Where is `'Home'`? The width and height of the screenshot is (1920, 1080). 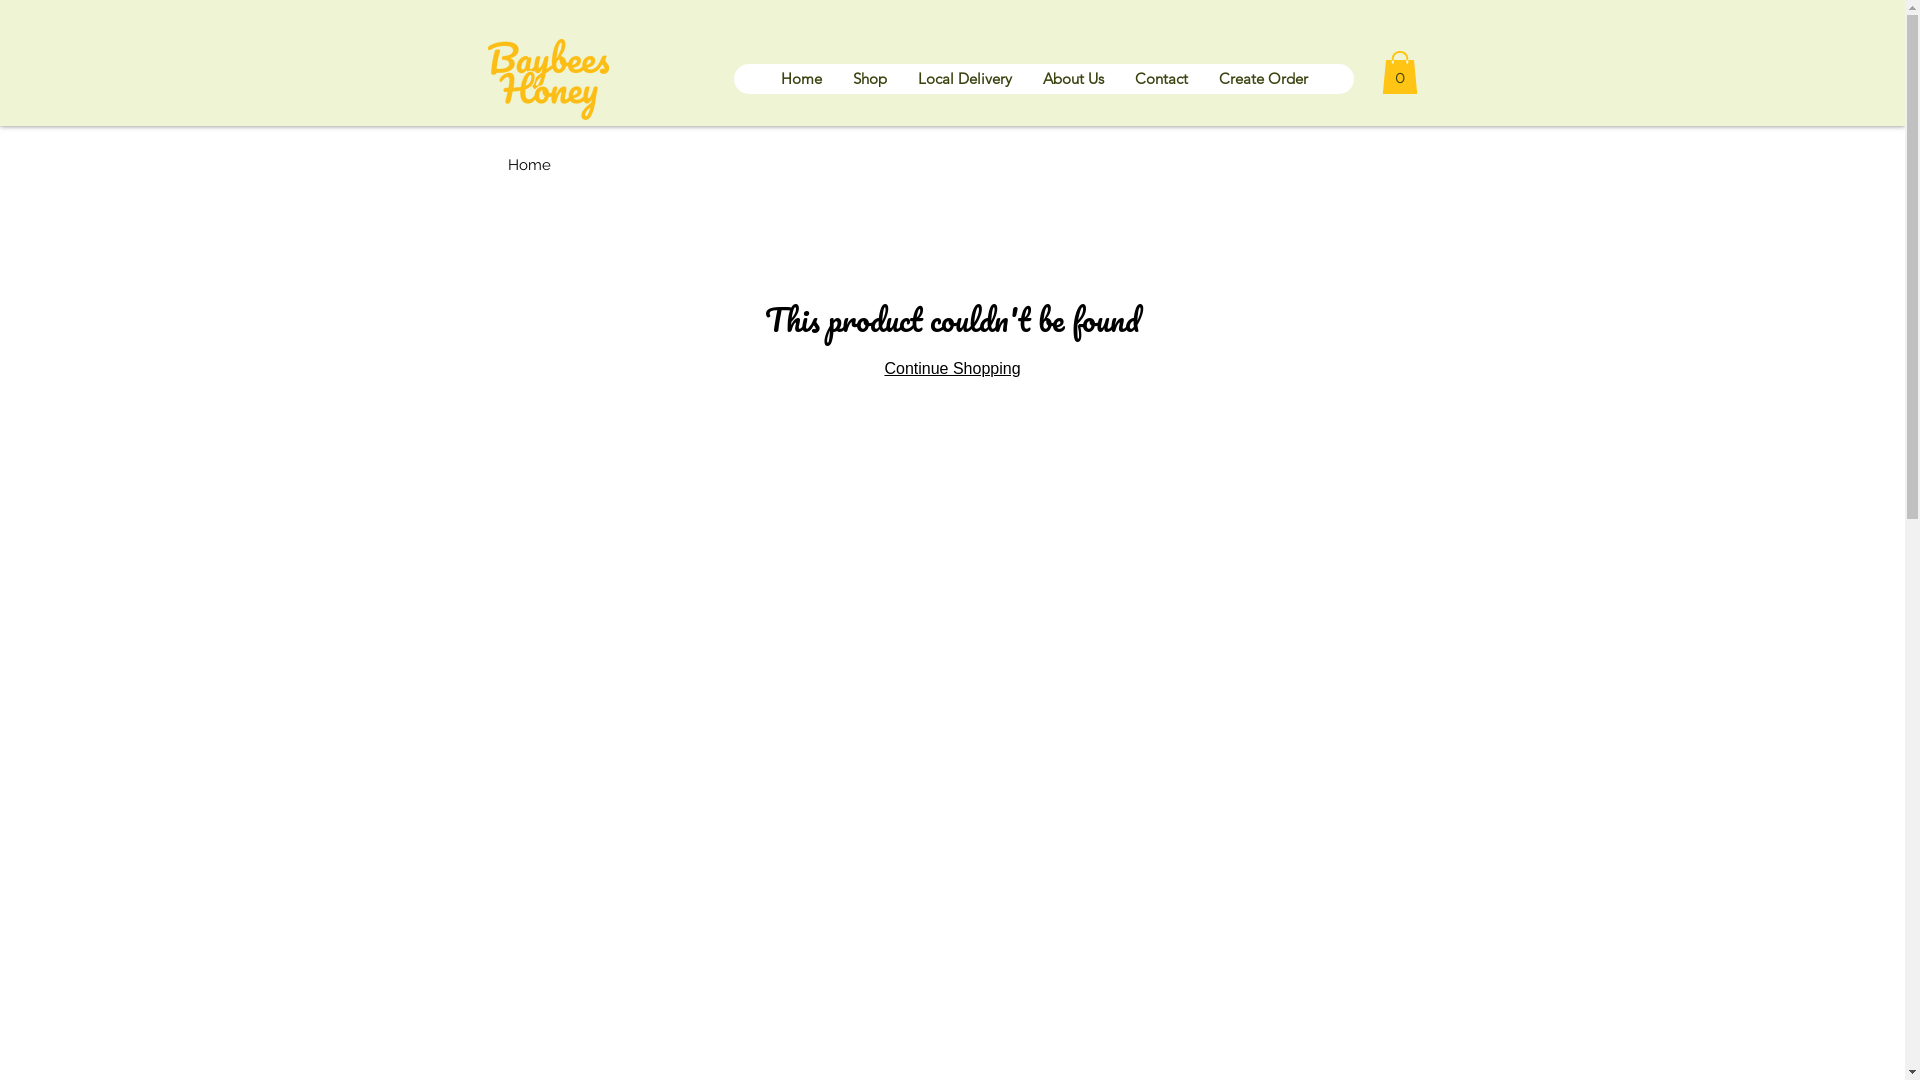
'Home' is located at coordinates (508, 164).